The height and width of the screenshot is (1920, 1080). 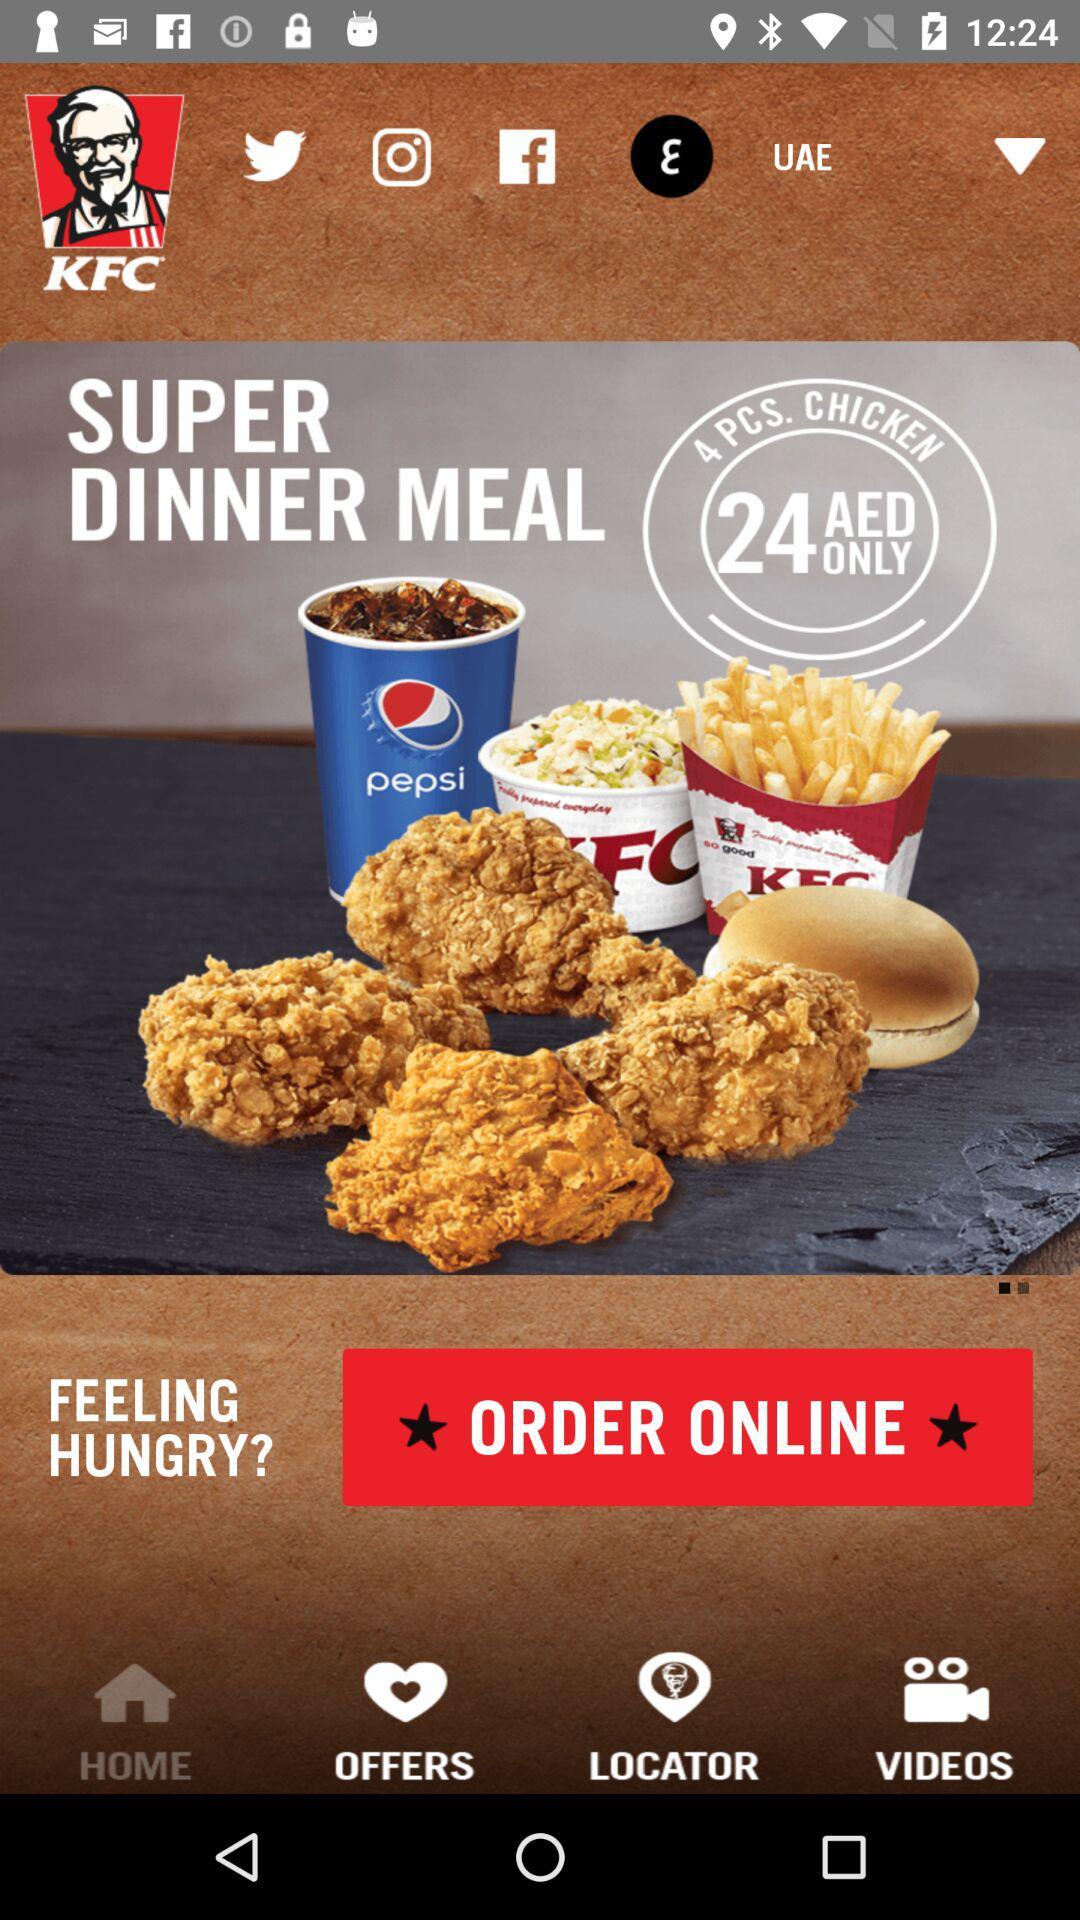 What do you see at coordinates (526, 155) in the screenshot?
I see `the facebook icon` at bounding box center [526, 155].